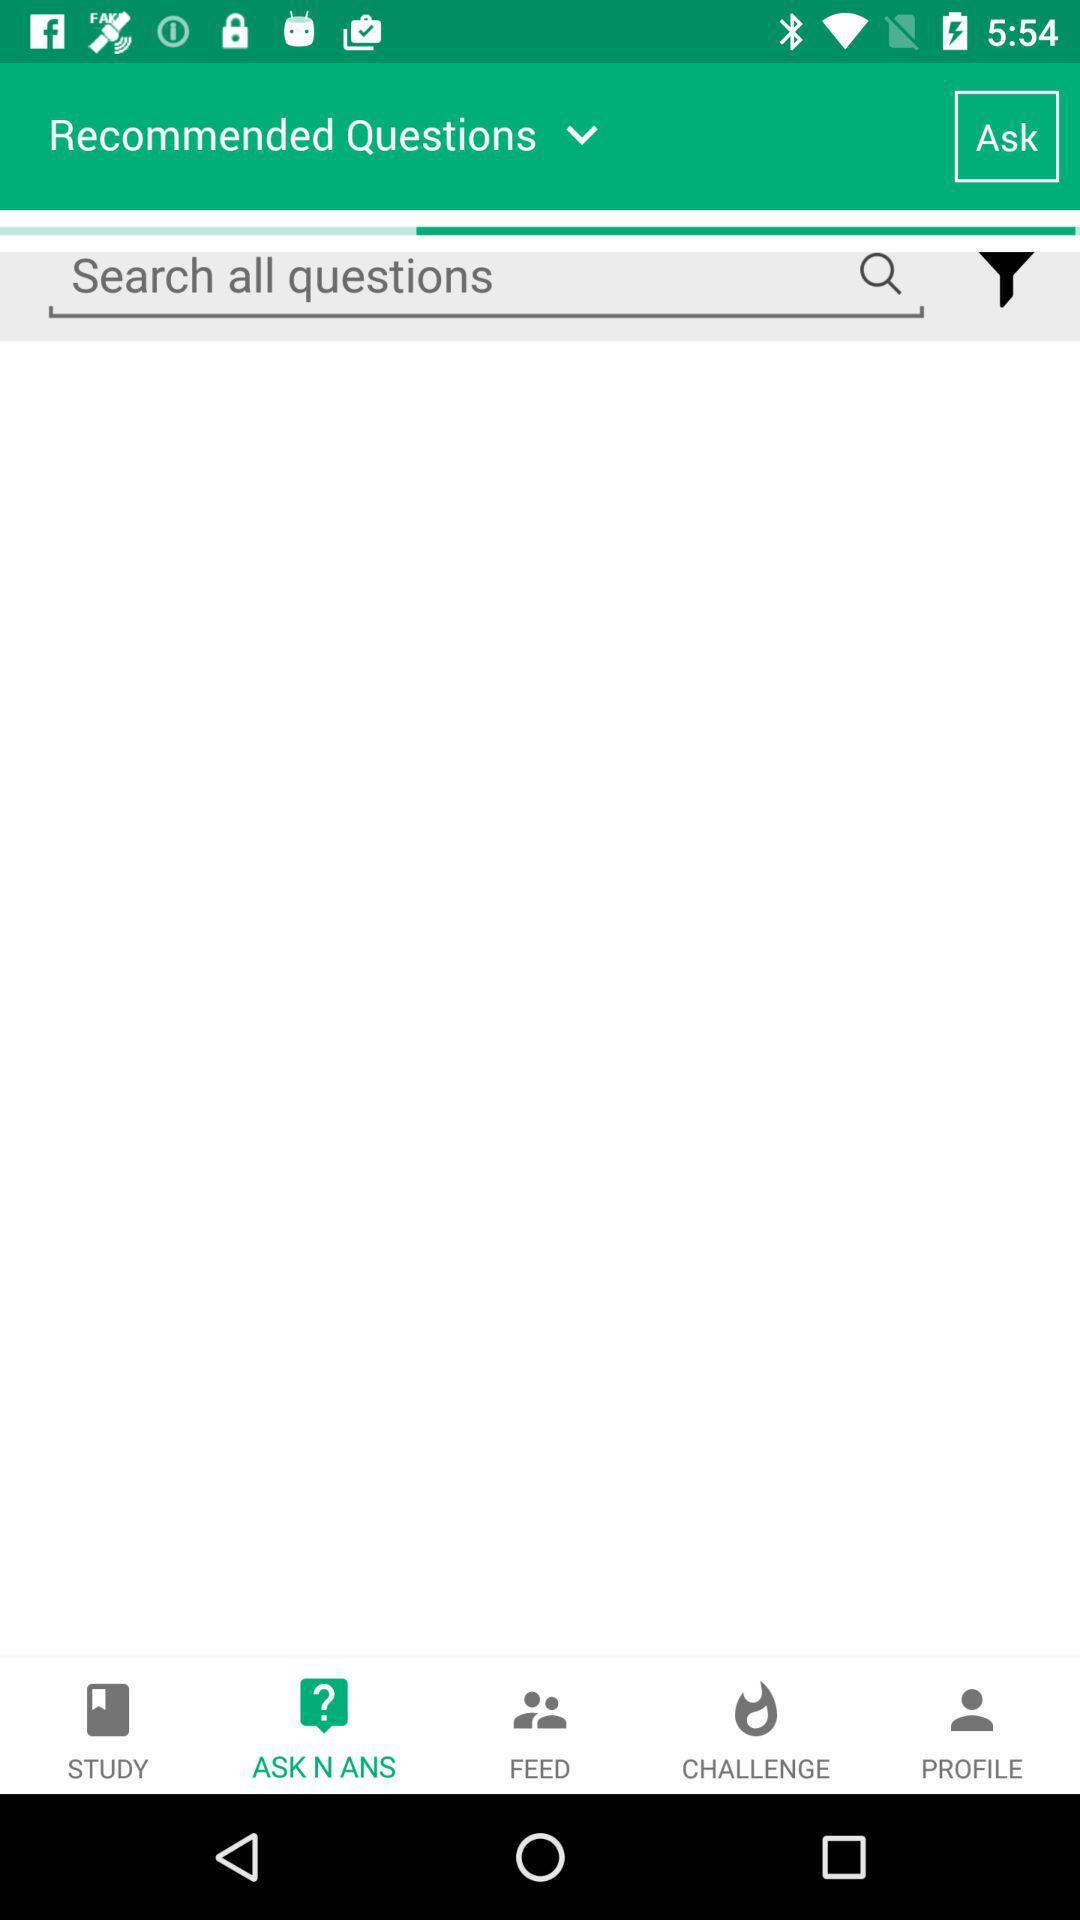  What do you see at coordinates (486, 274) in the screenshot?
I see `search` at bounding box center [486, 274].